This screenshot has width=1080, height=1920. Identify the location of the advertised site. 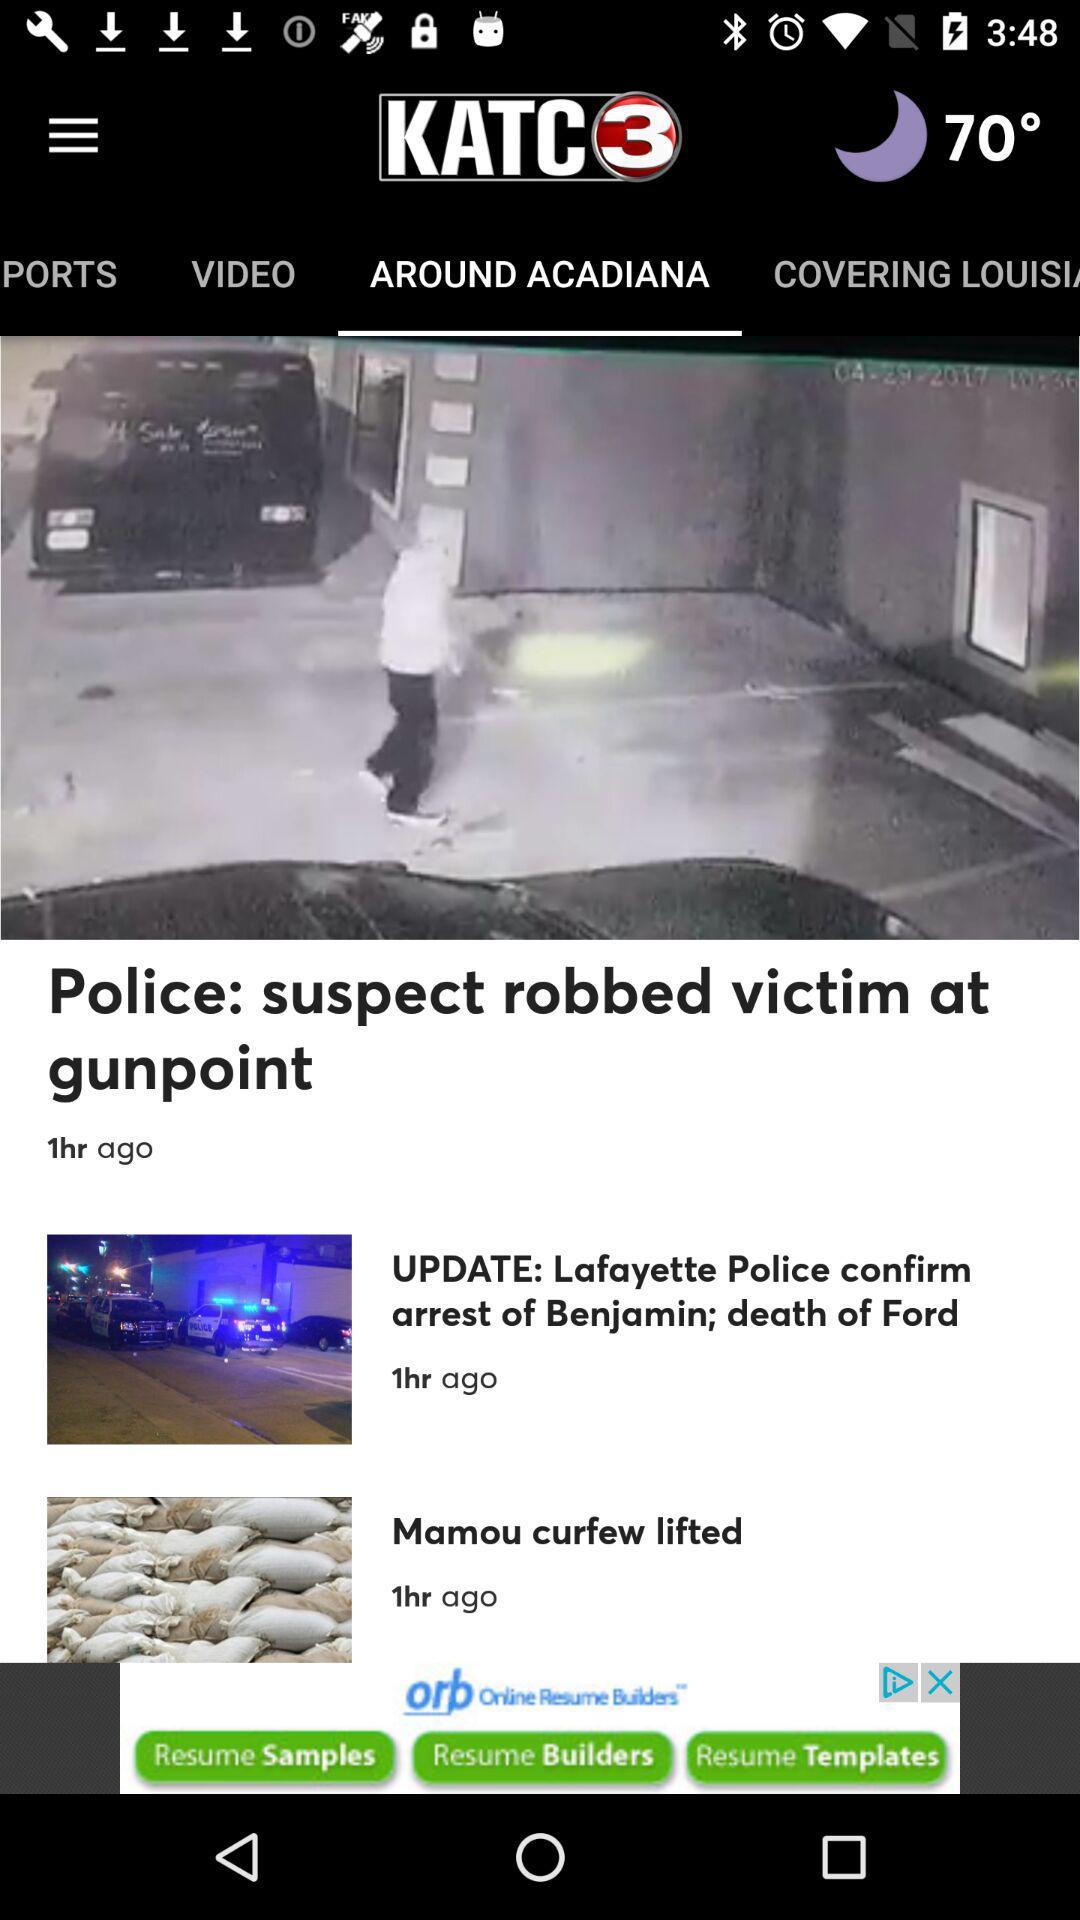
(540, 1727).